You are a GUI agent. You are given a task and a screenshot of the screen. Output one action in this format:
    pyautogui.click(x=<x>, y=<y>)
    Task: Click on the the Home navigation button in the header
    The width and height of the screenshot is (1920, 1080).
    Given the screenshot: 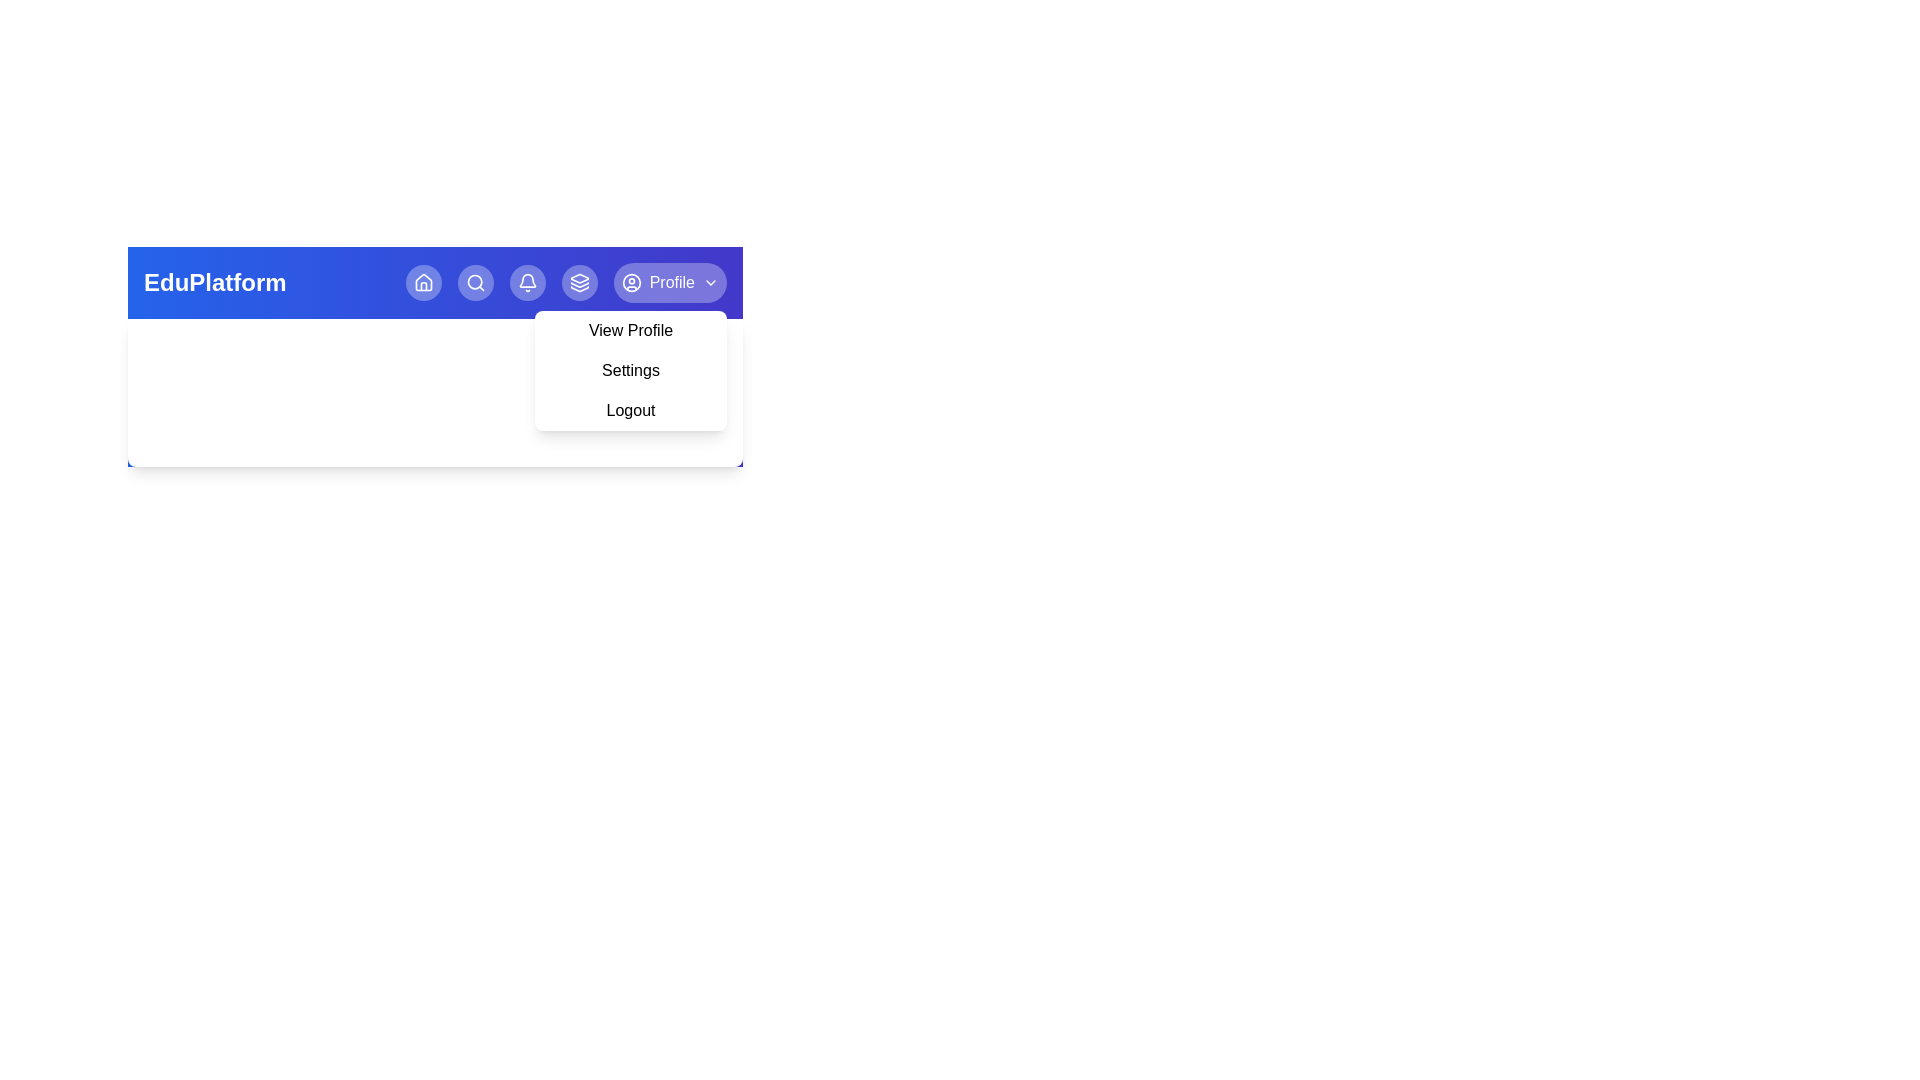 What is the action you would take?
    pyautogui.click(x=422, y=282)
    